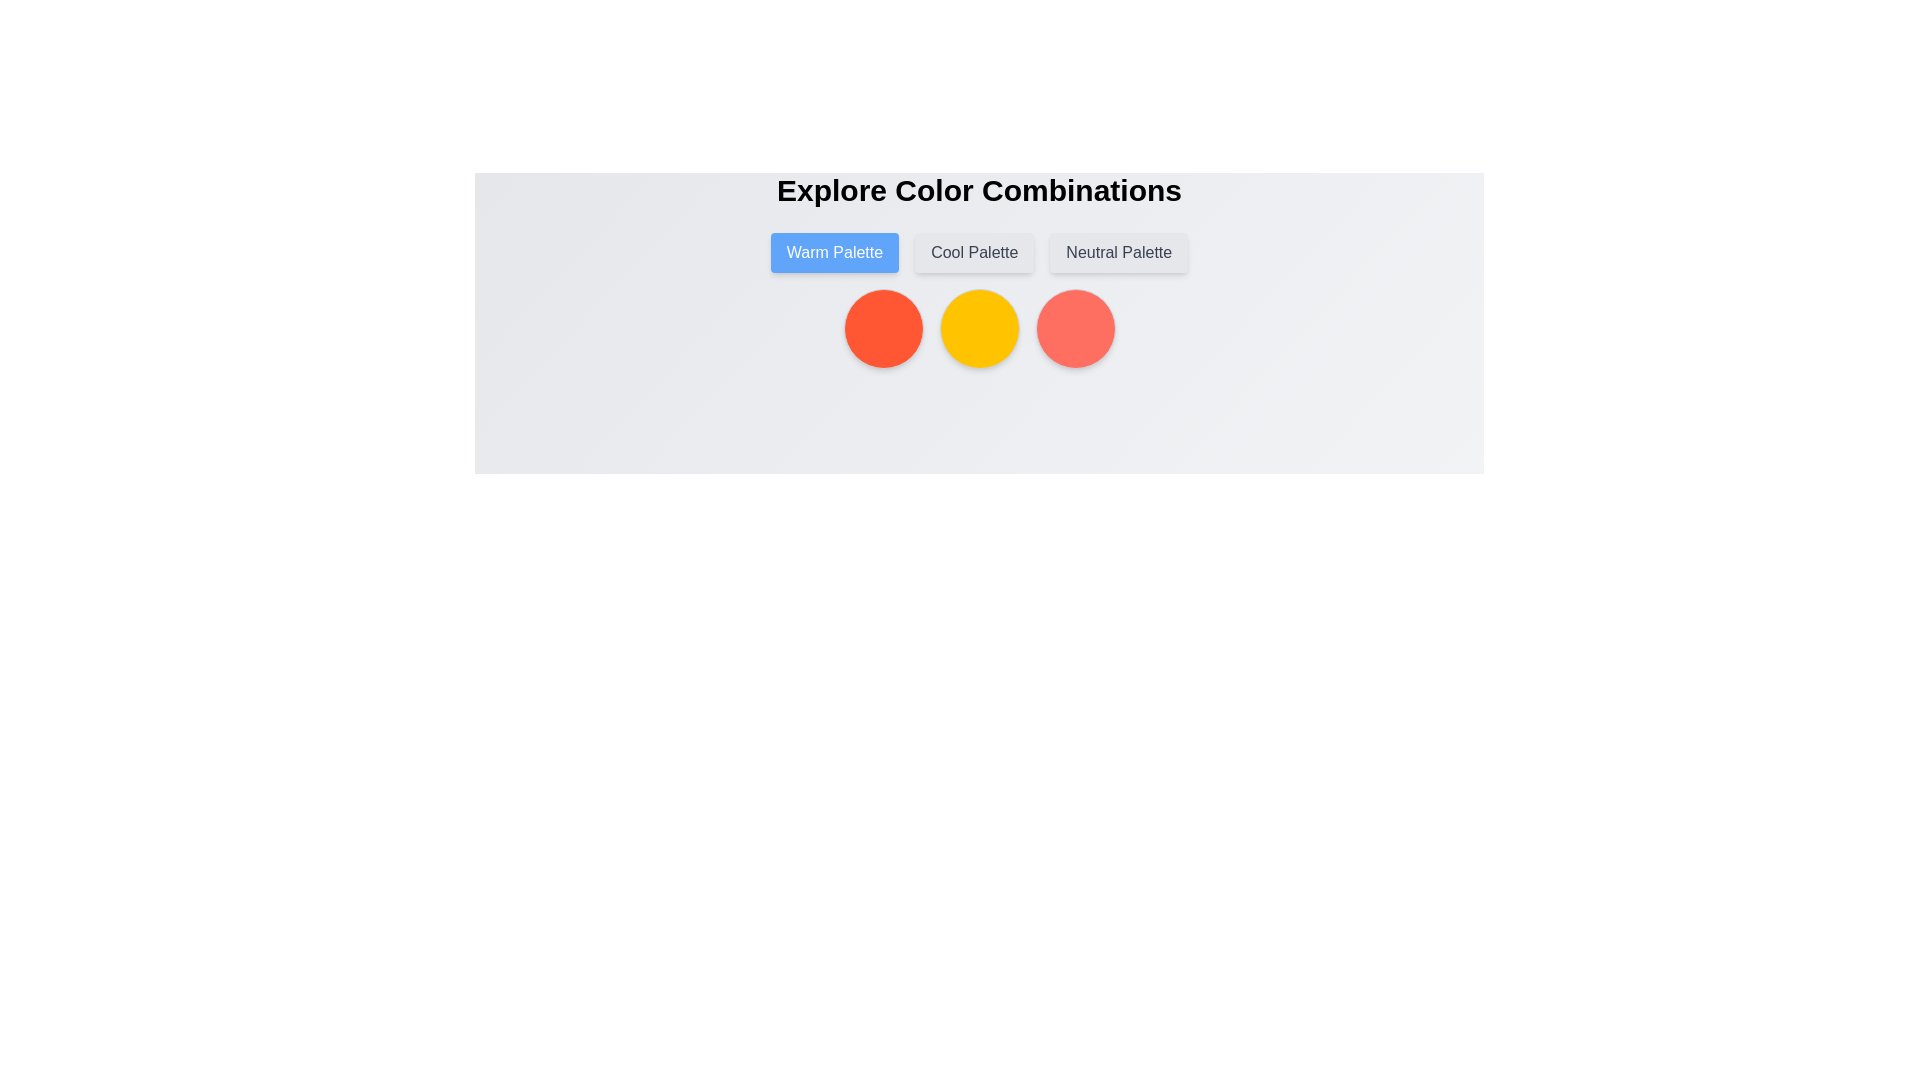 The image size is (1920, 1080). I want to click on the middle button labeled 'Cool Palette' in the horizontal bar of buttons located below the title 'Explore Color Combinations', so click(979, 252).